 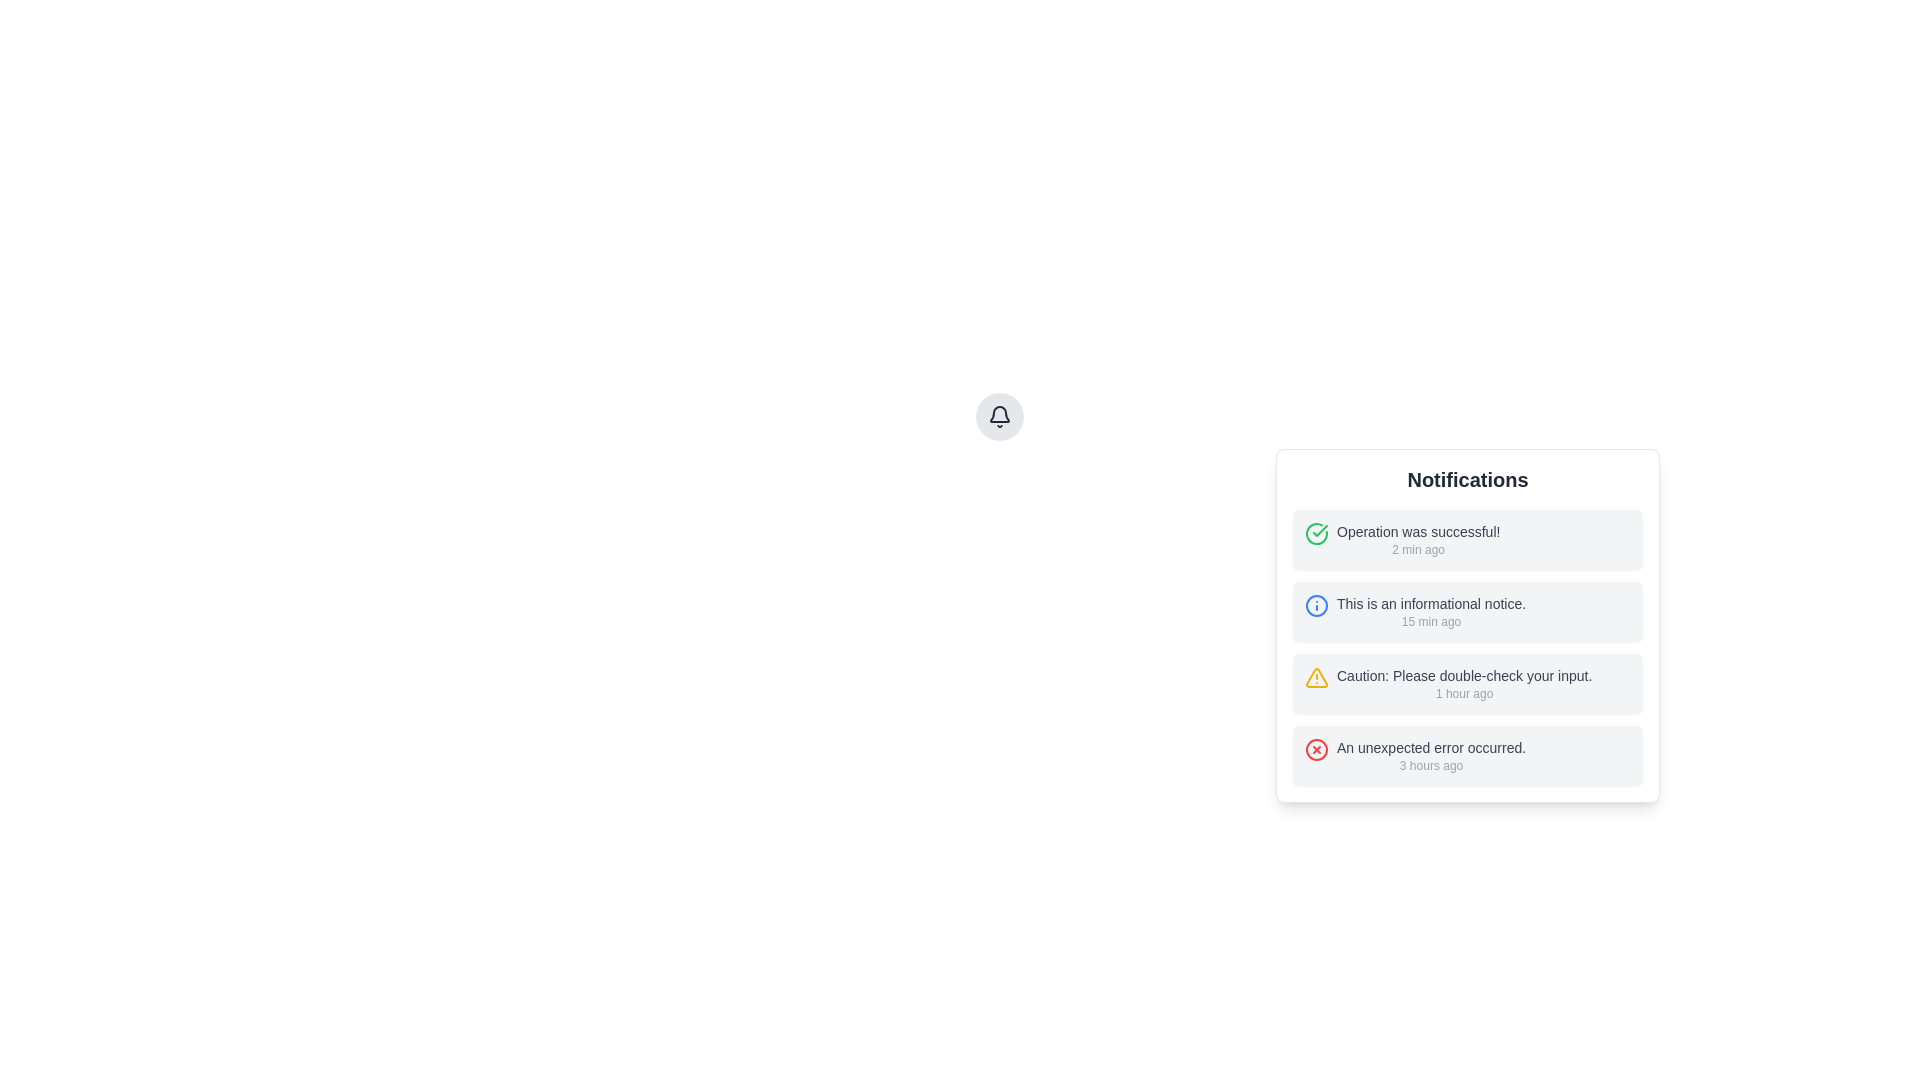 What do you see at coordinates (1468, 540) in the screenshot?
I see `the first notification card in the notifications panel that displays a success message and timestamp` at bounding box center [1468, 540].